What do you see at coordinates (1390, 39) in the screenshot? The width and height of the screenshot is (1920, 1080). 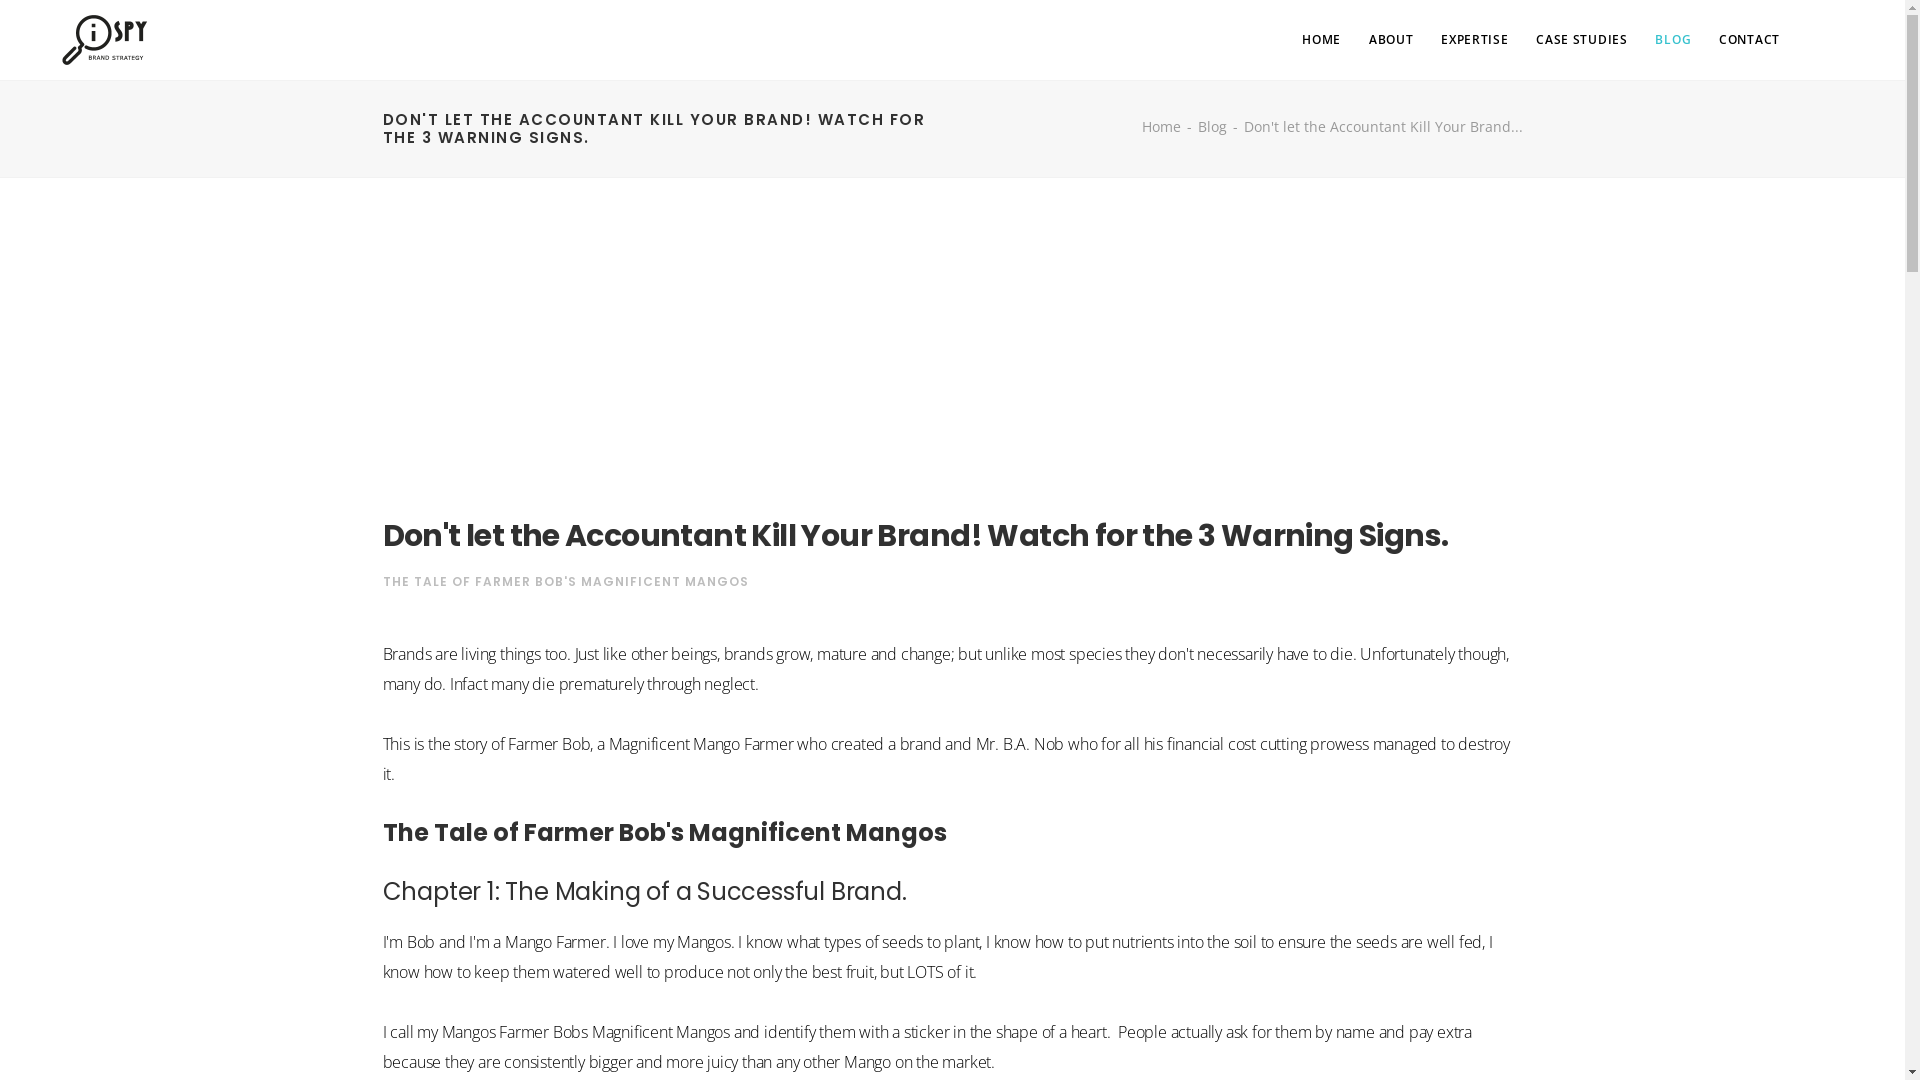 I see `'ABOUT'` at bounding box center [1390, 39].